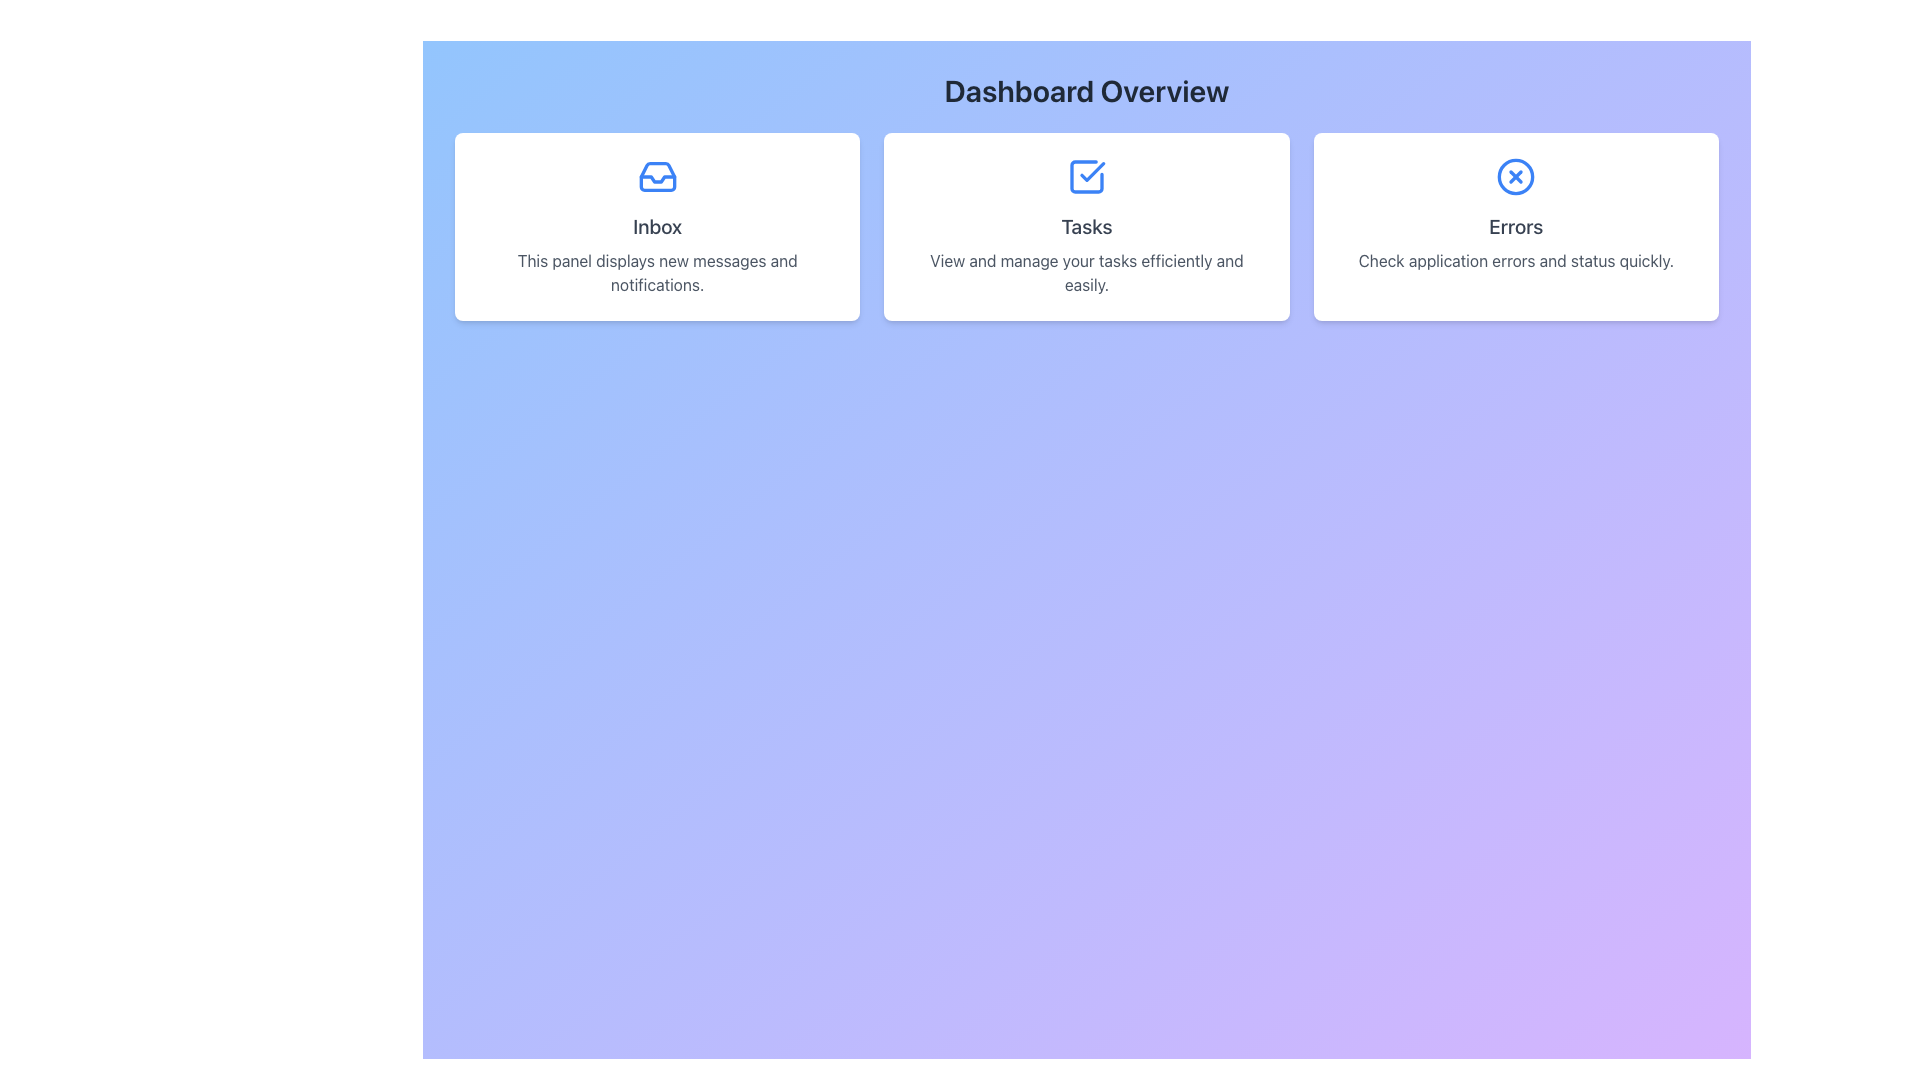  I want to click on the checkmark icon embedded within the task list in the 'Tasks' card, which has a blue stroke color and is part of an SVG graphic, so click(1091, 171).